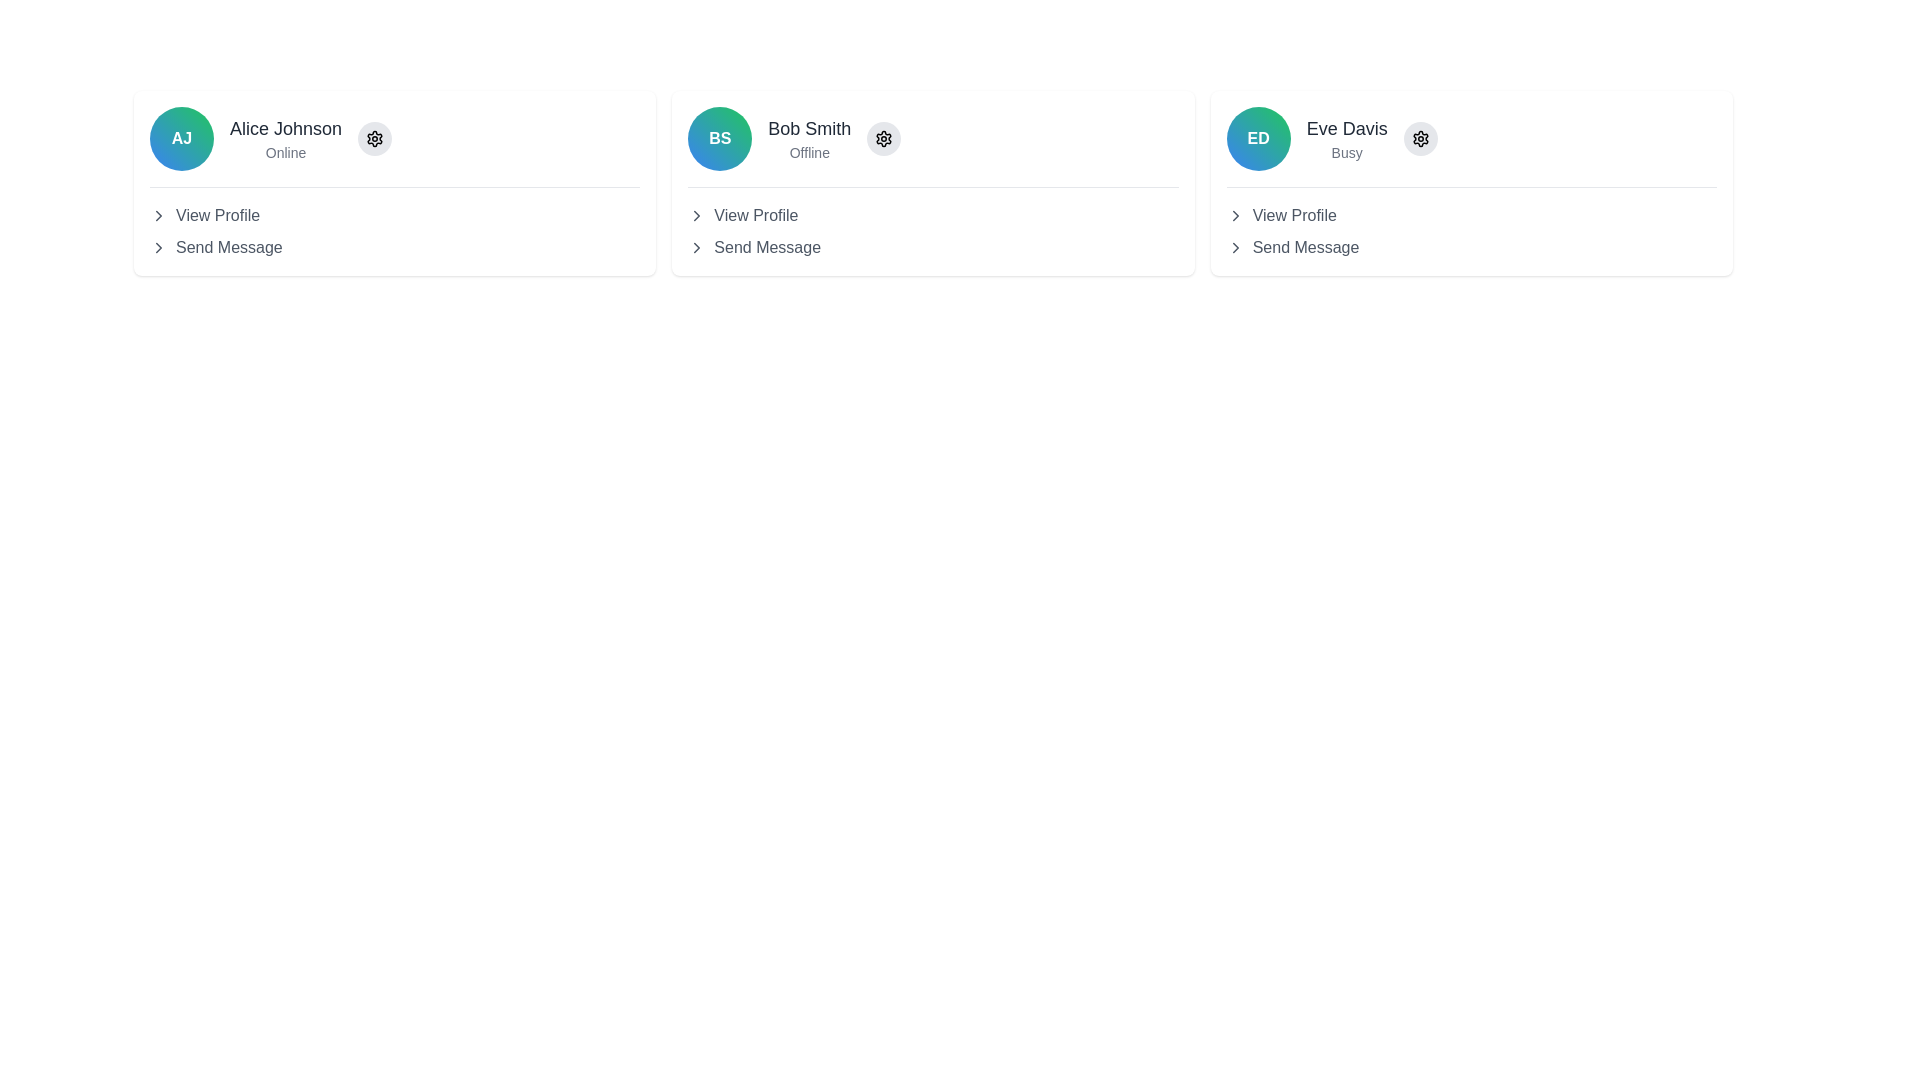 The image size is (1920, 1080). Describe the element at coordinates (1234, 246) in the screenshot. I see `the right-facing chevron icon located to the right of the 'Send Message' label in the profile card for 'Eve Davis'` at that location.